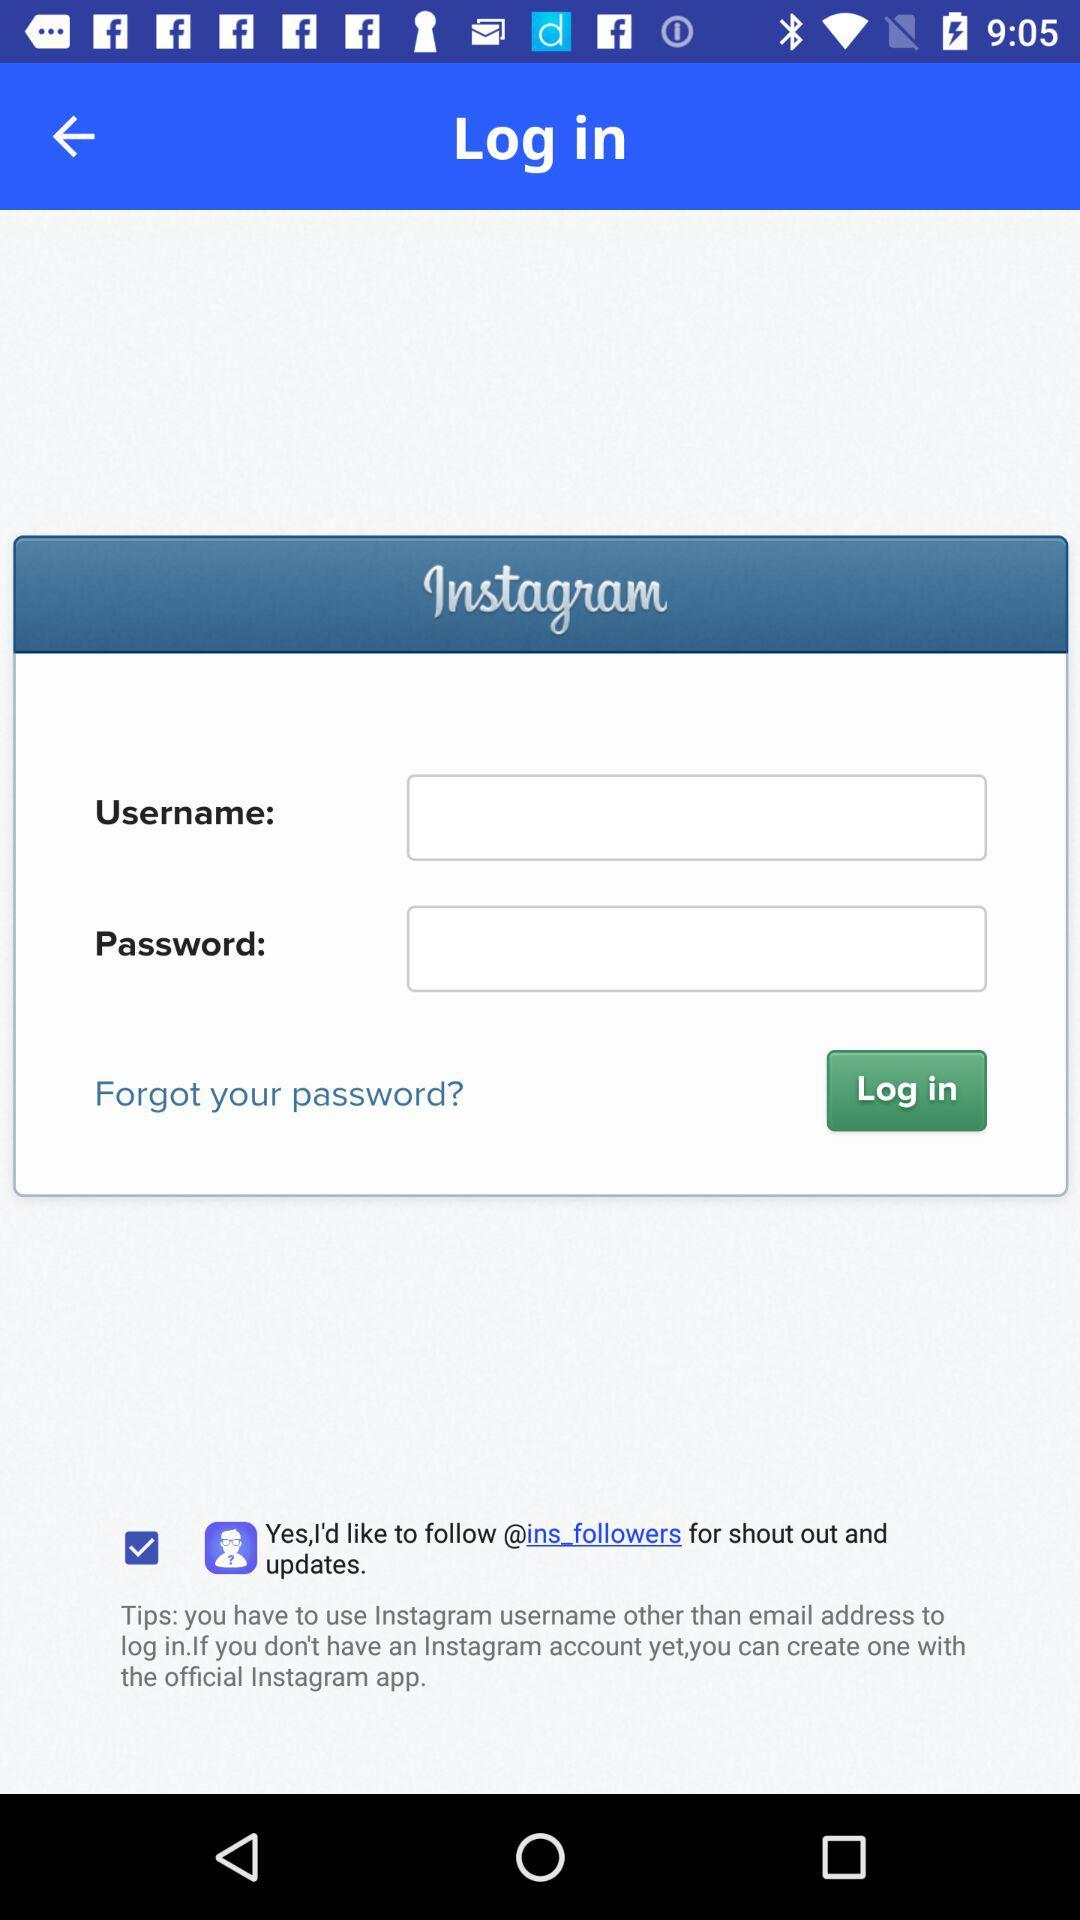 The image size is (1080, 1920). What do you see at coordinates (140, 1547) in the screenshot?
I see `selection box` at bounding box center [140, 1547].